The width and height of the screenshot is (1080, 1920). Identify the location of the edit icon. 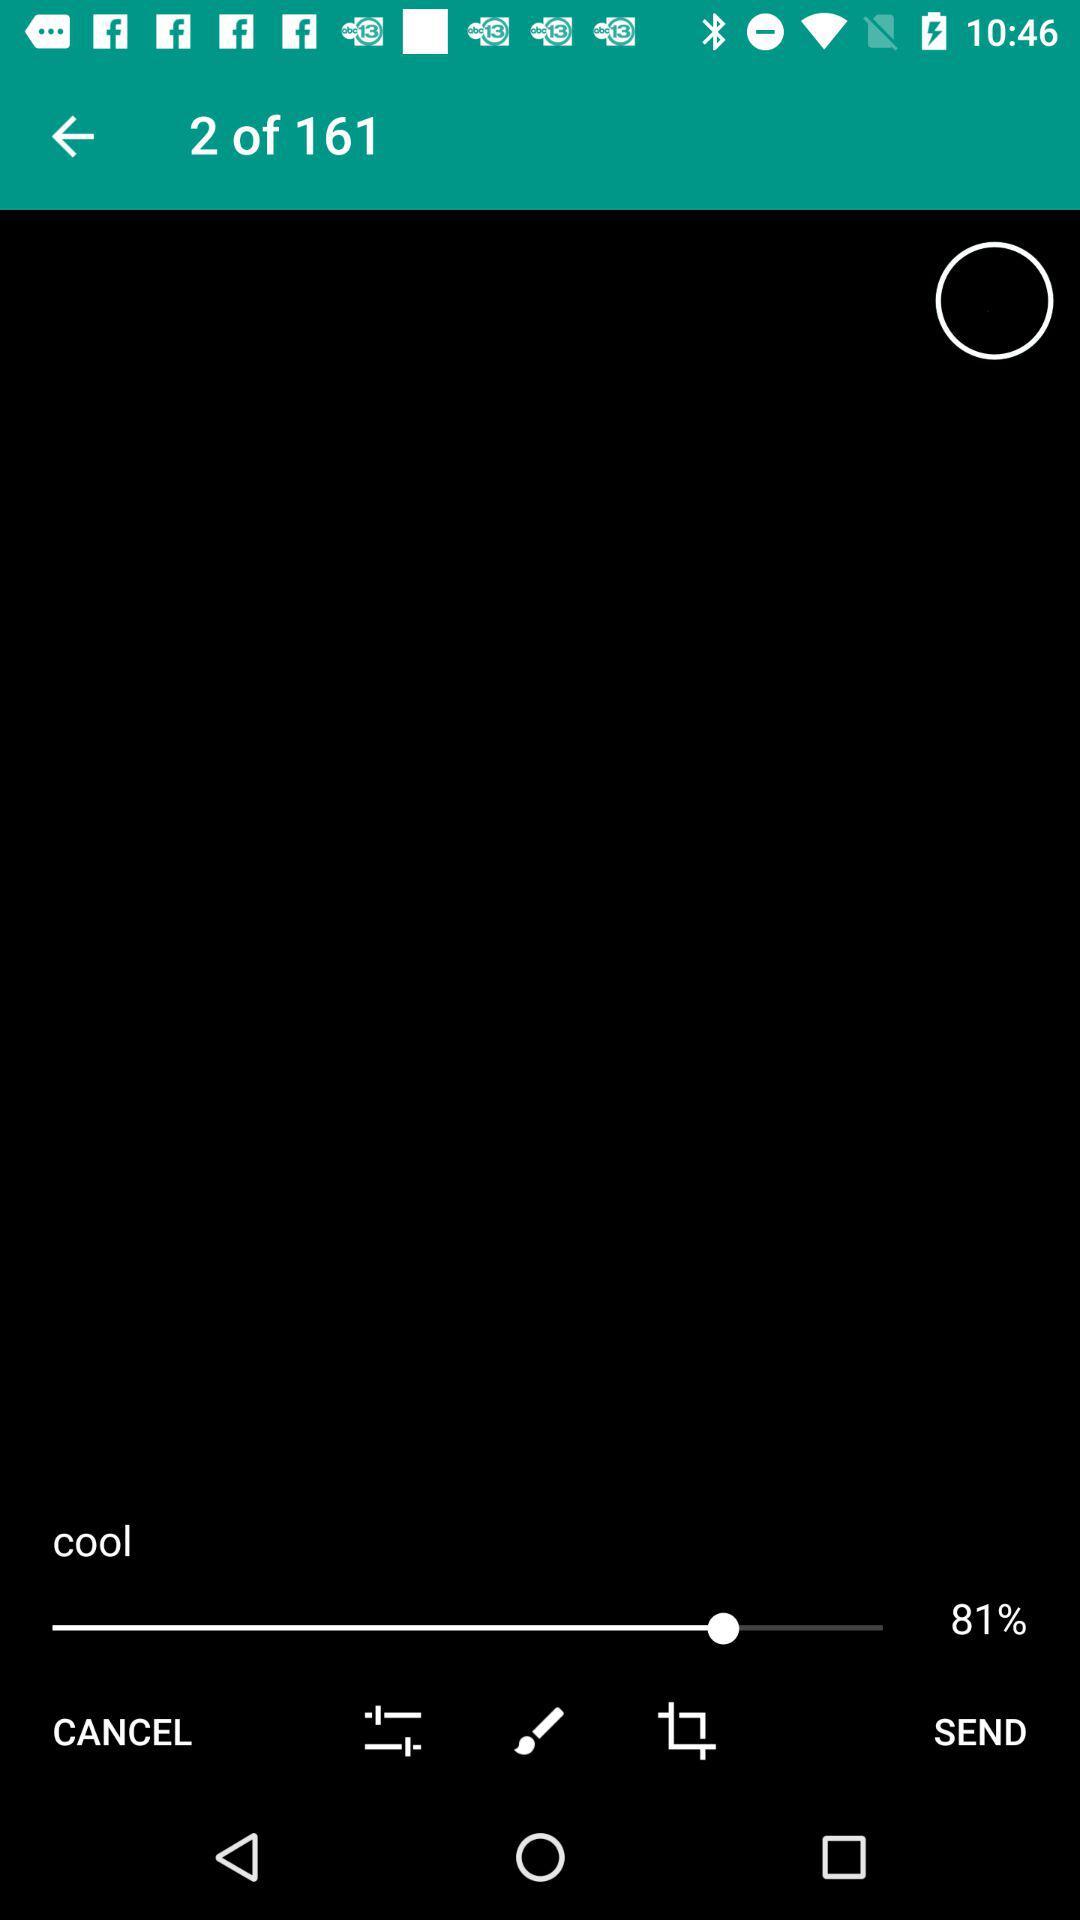
(540, 1851).